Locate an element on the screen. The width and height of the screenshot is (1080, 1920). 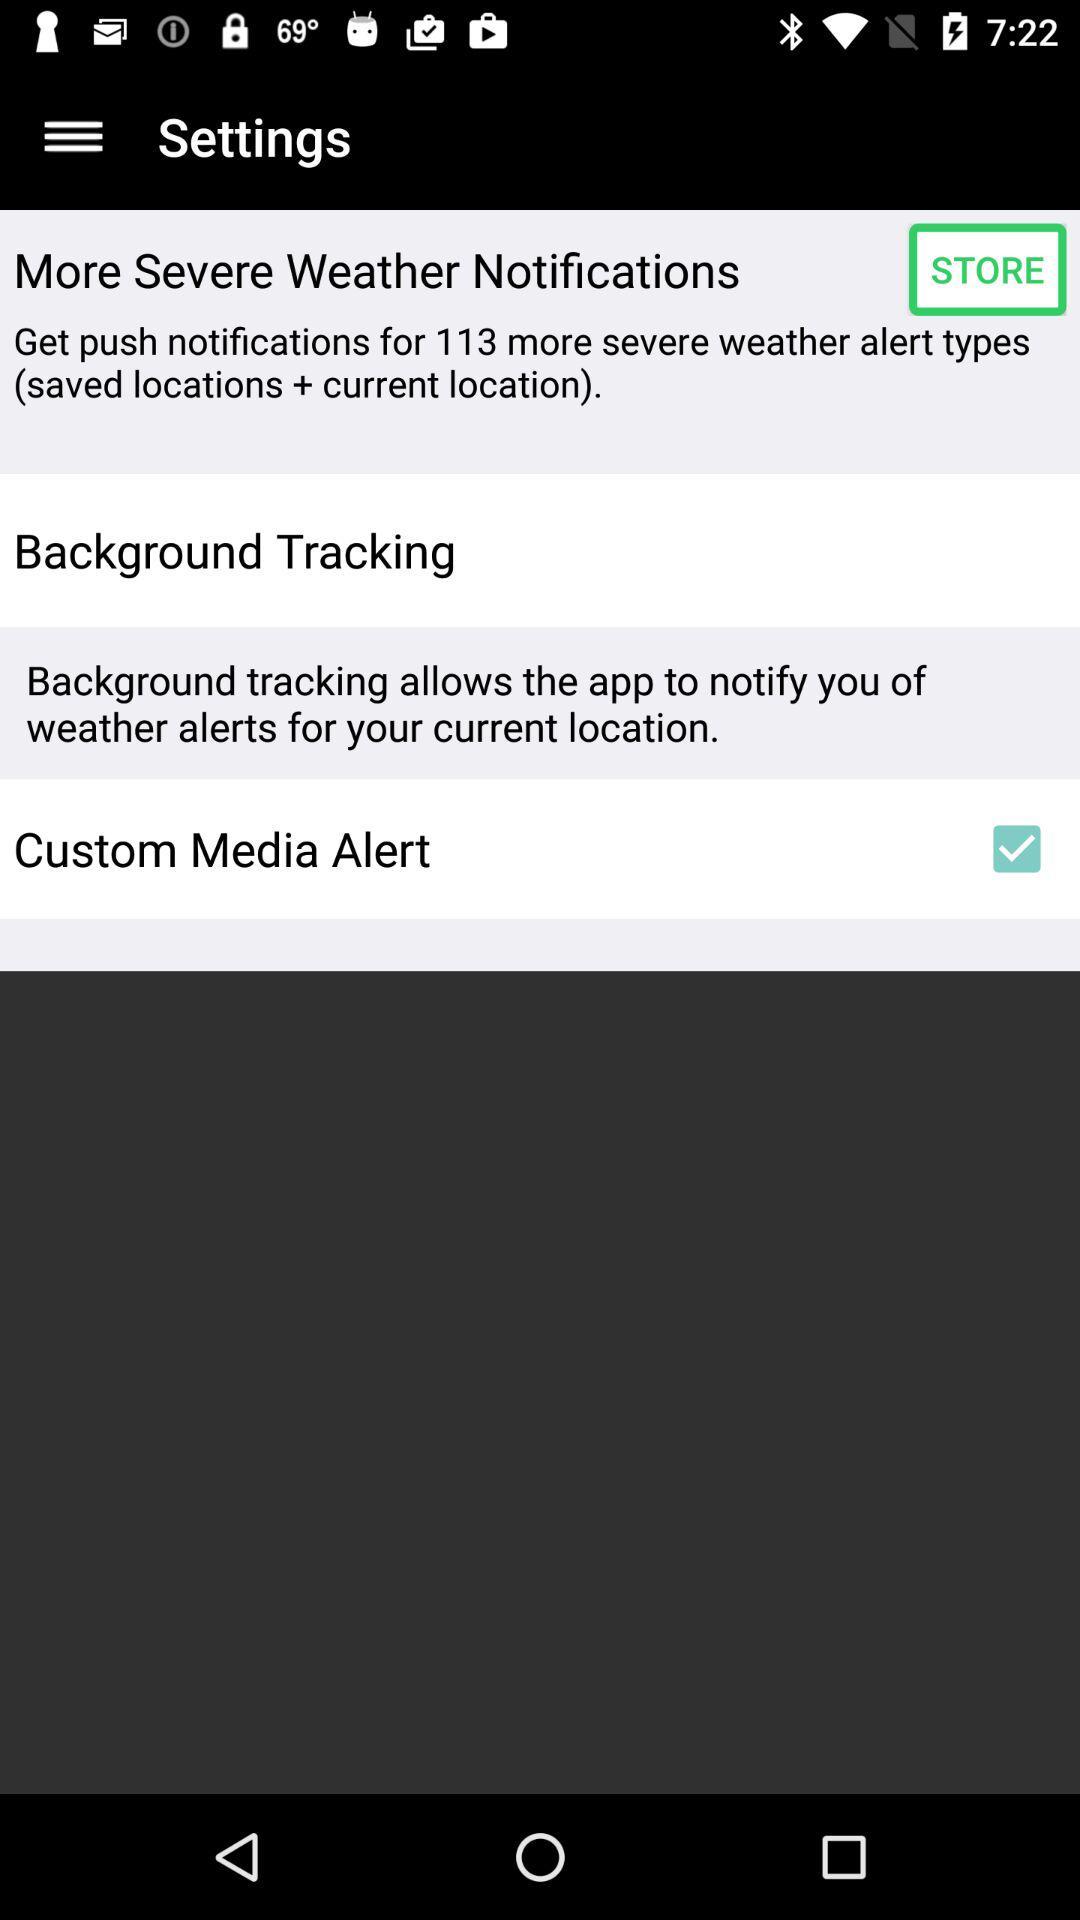
the icon below the background tracking allows item is located at coordinates (1017, 849).